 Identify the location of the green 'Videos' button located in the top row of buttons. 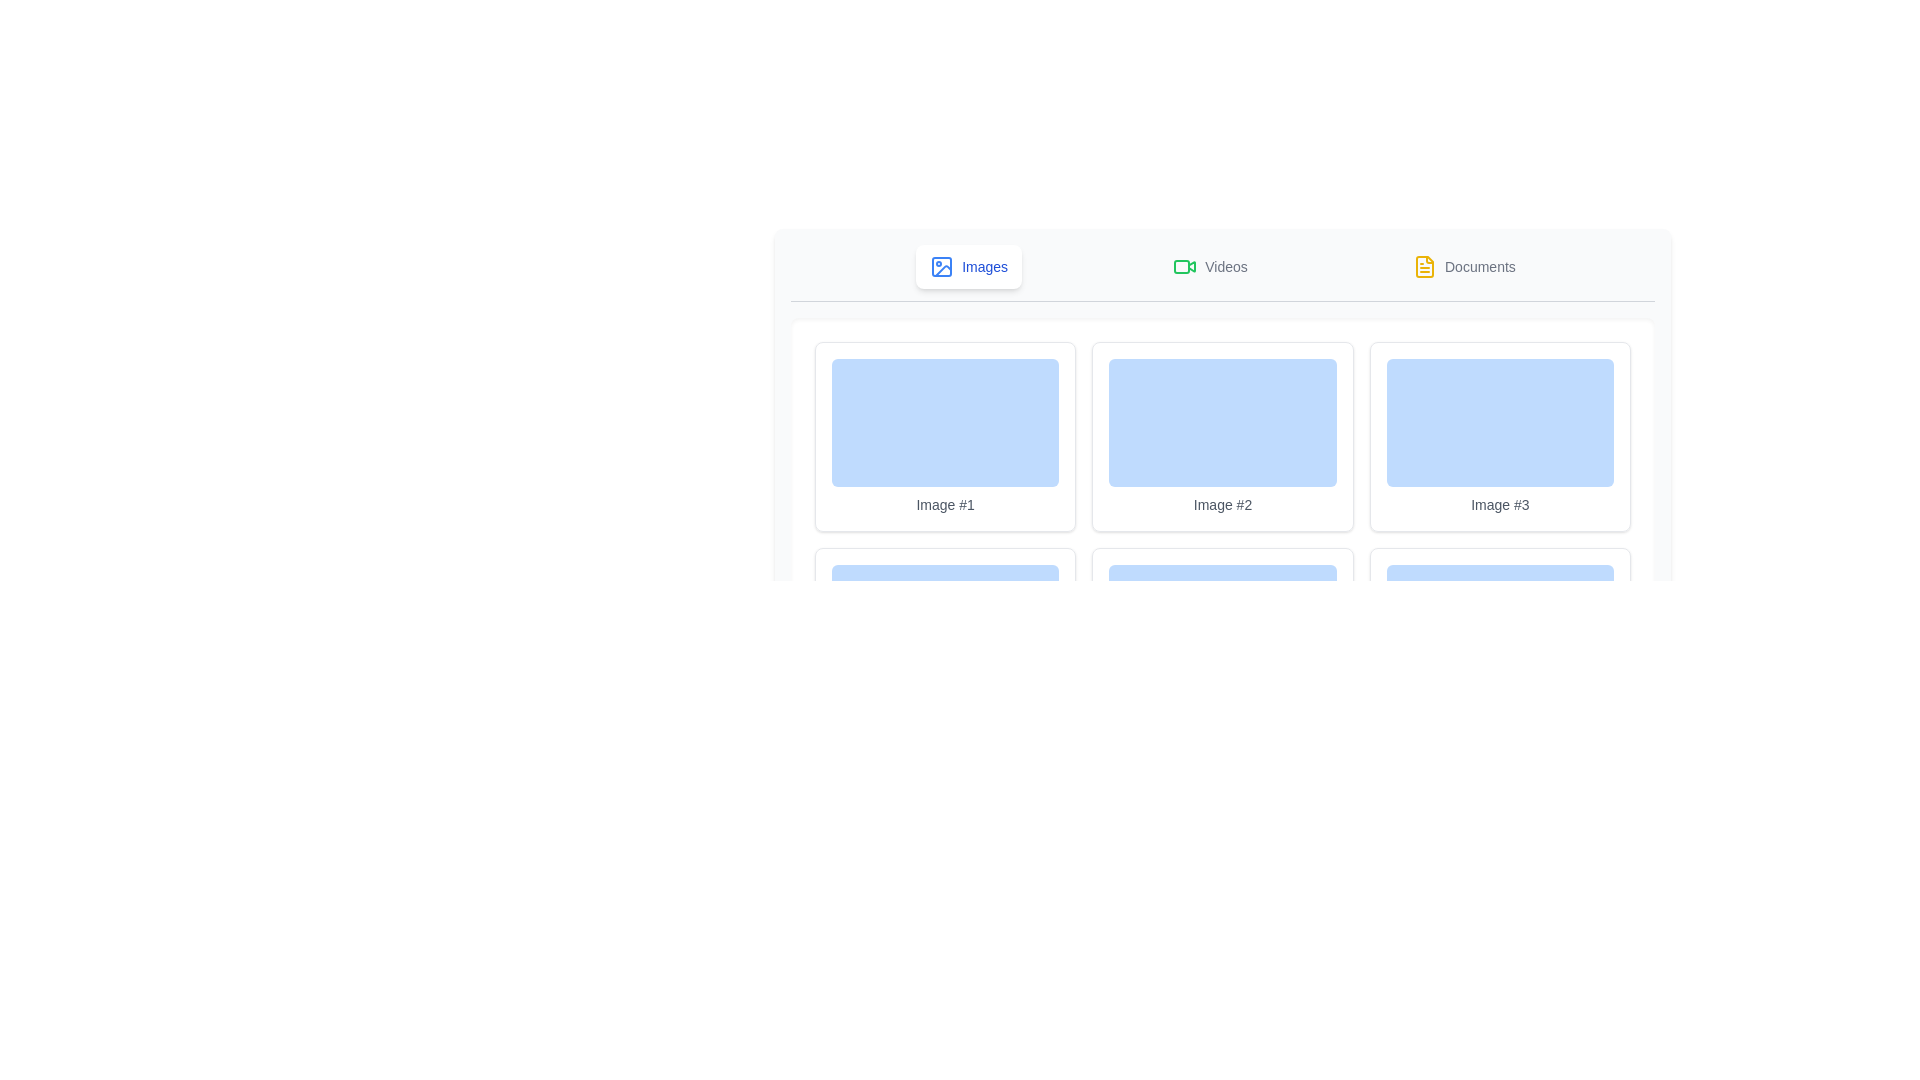
(1208, 265).